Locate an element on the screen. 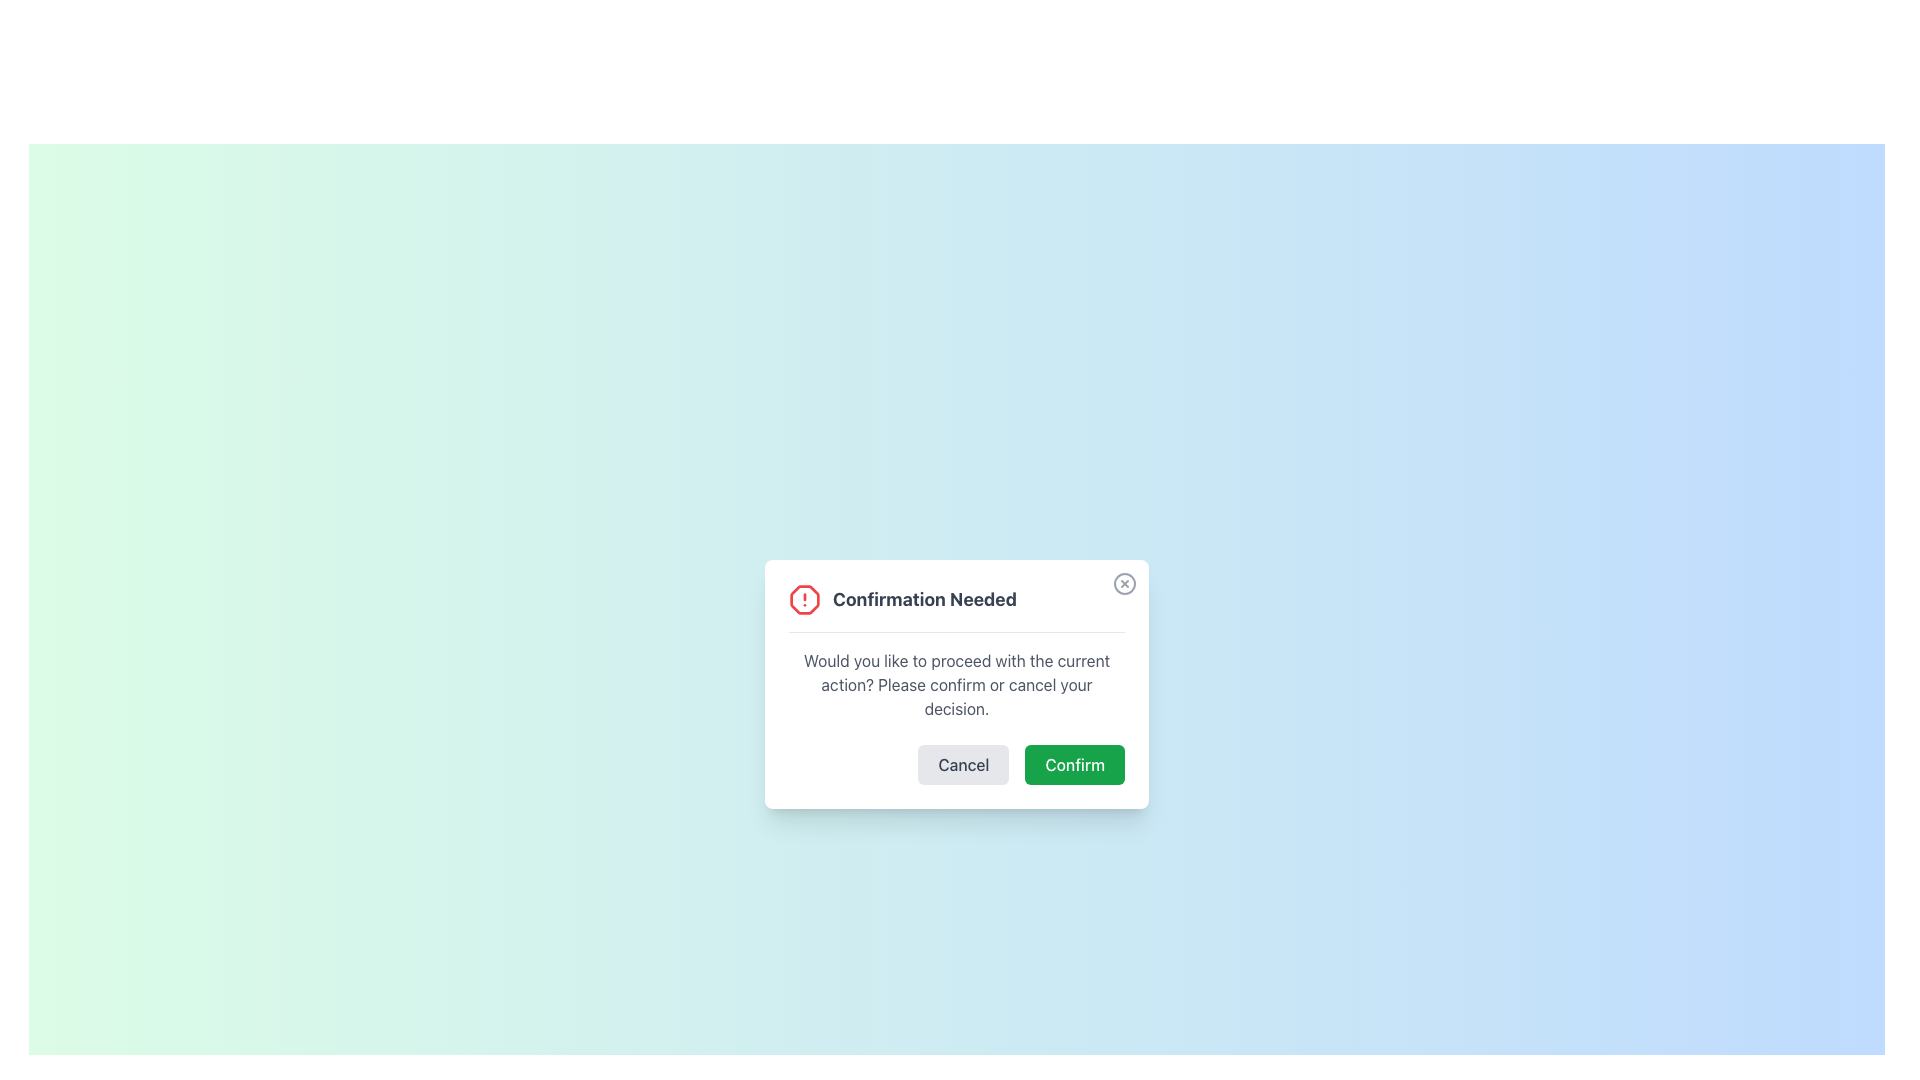 Image resolution: width=1920 pixels, height=1080 pixels. the 'Confirmation Needed' text label, which is bold, large, and dark gray, positioned within a confirmation dialog immediately to the right of a red alert icon is located at coordinates (923, 598).